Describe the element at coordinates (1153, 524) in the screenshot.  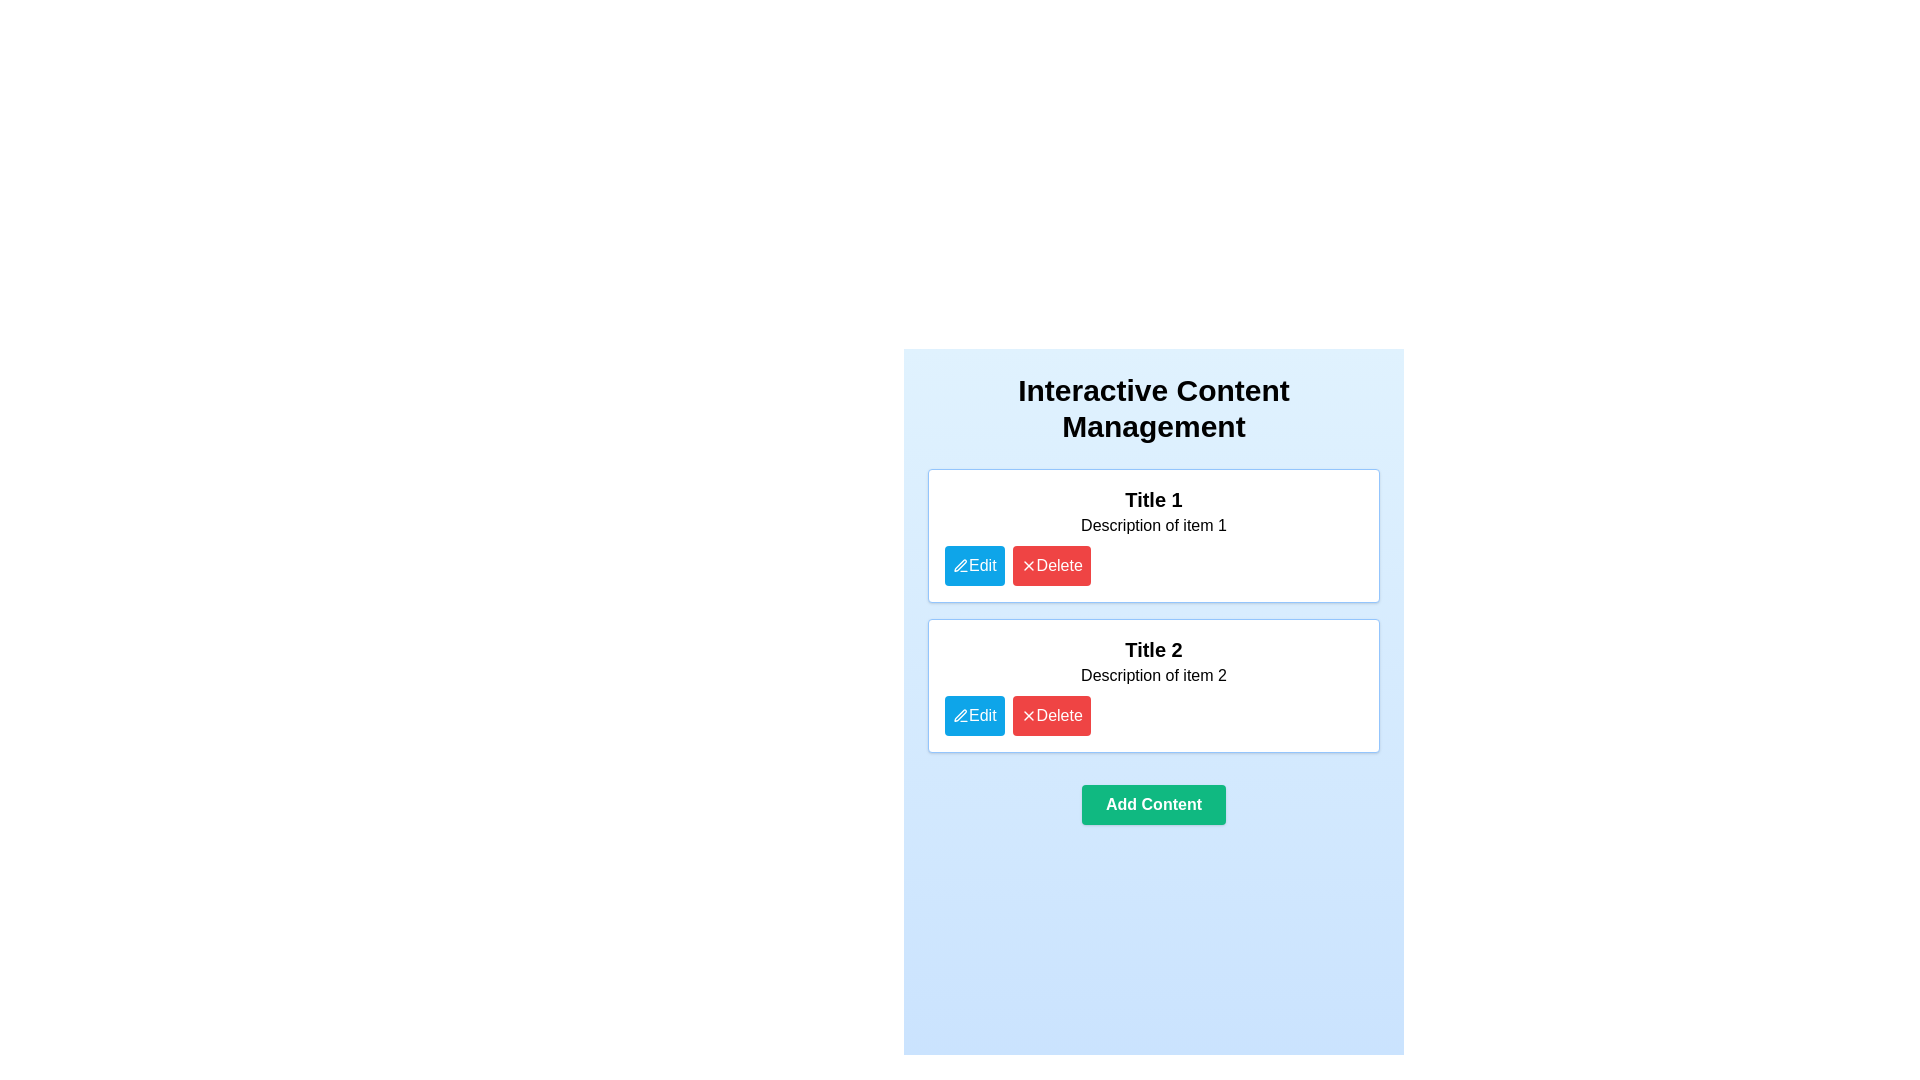
I see `the static text element located below 'Title 1', which provides descriptive detail about the corresponding item` at that location.